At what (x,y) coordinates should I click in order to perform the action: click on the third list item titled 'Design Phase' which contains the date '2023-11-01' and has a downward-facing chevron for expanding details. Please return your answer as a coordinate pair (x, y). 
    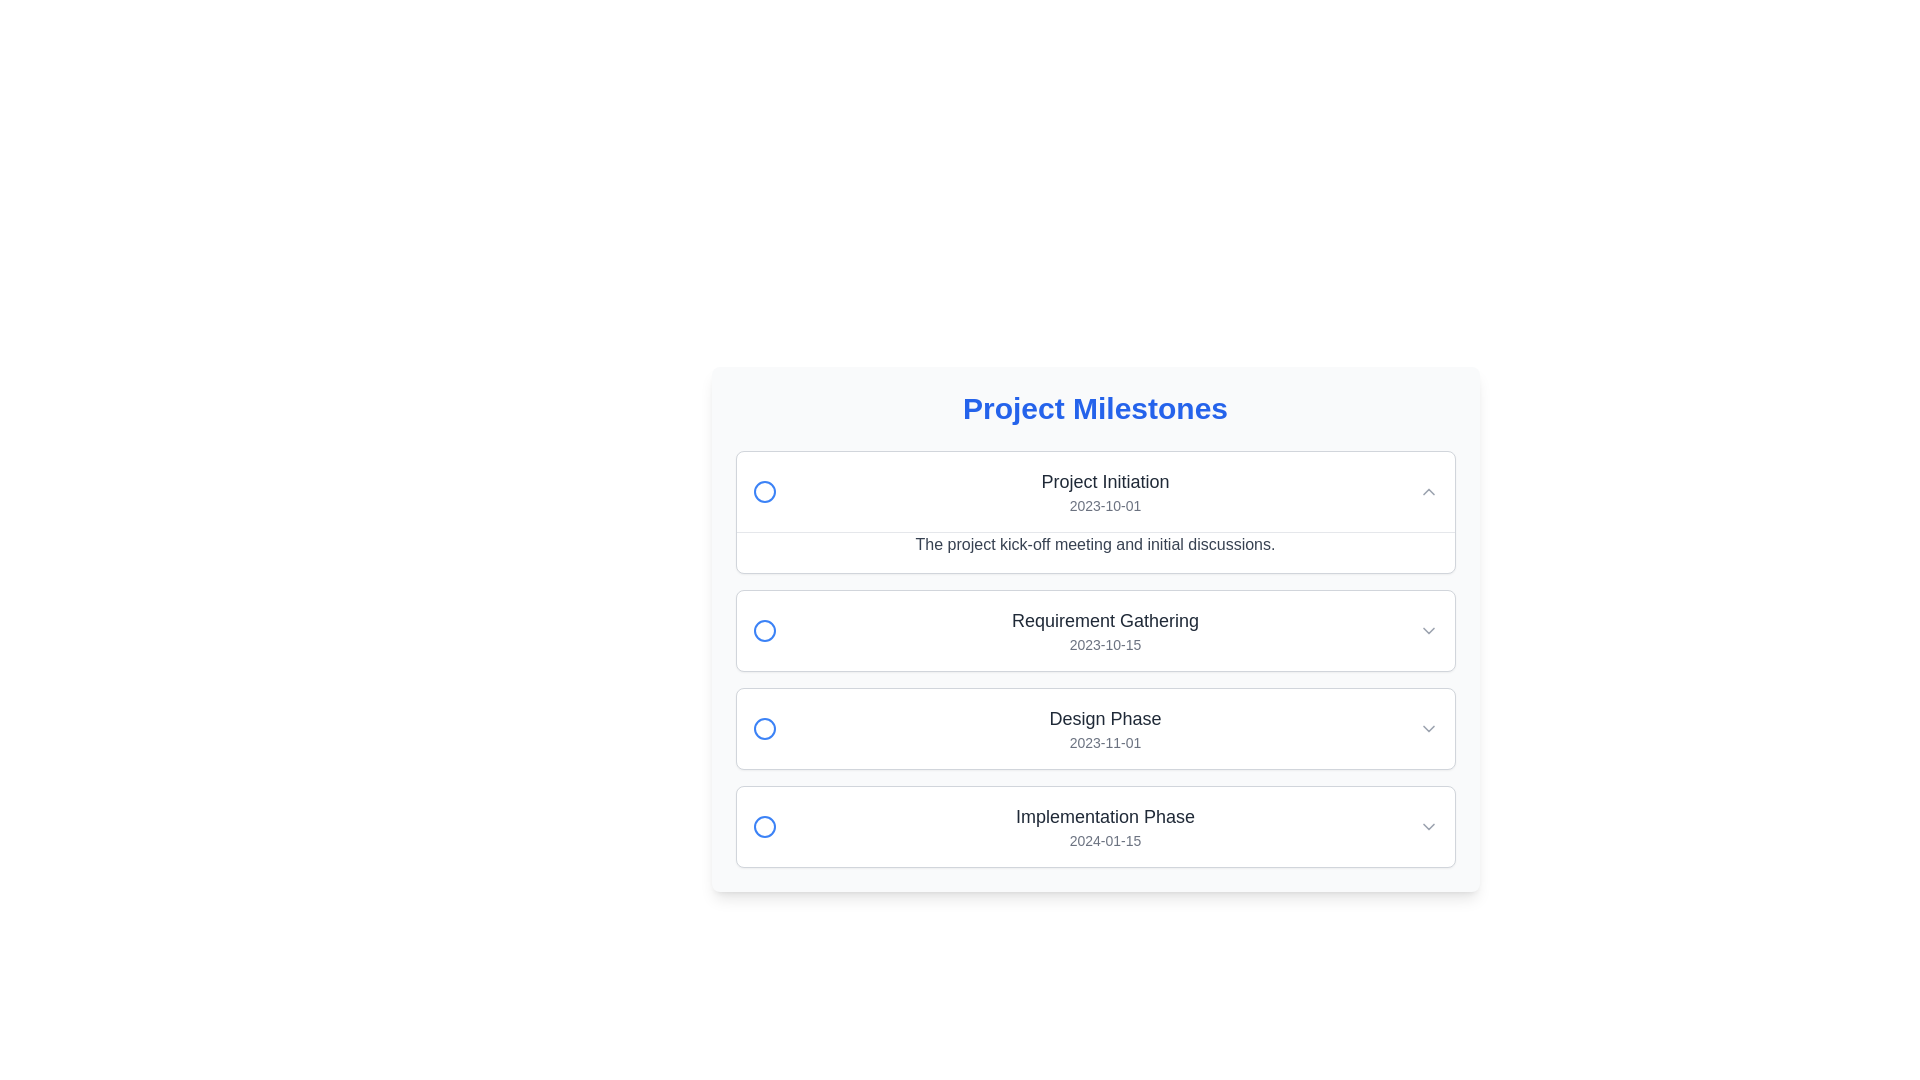
    Looking at the image, I should click on (1094, 729).